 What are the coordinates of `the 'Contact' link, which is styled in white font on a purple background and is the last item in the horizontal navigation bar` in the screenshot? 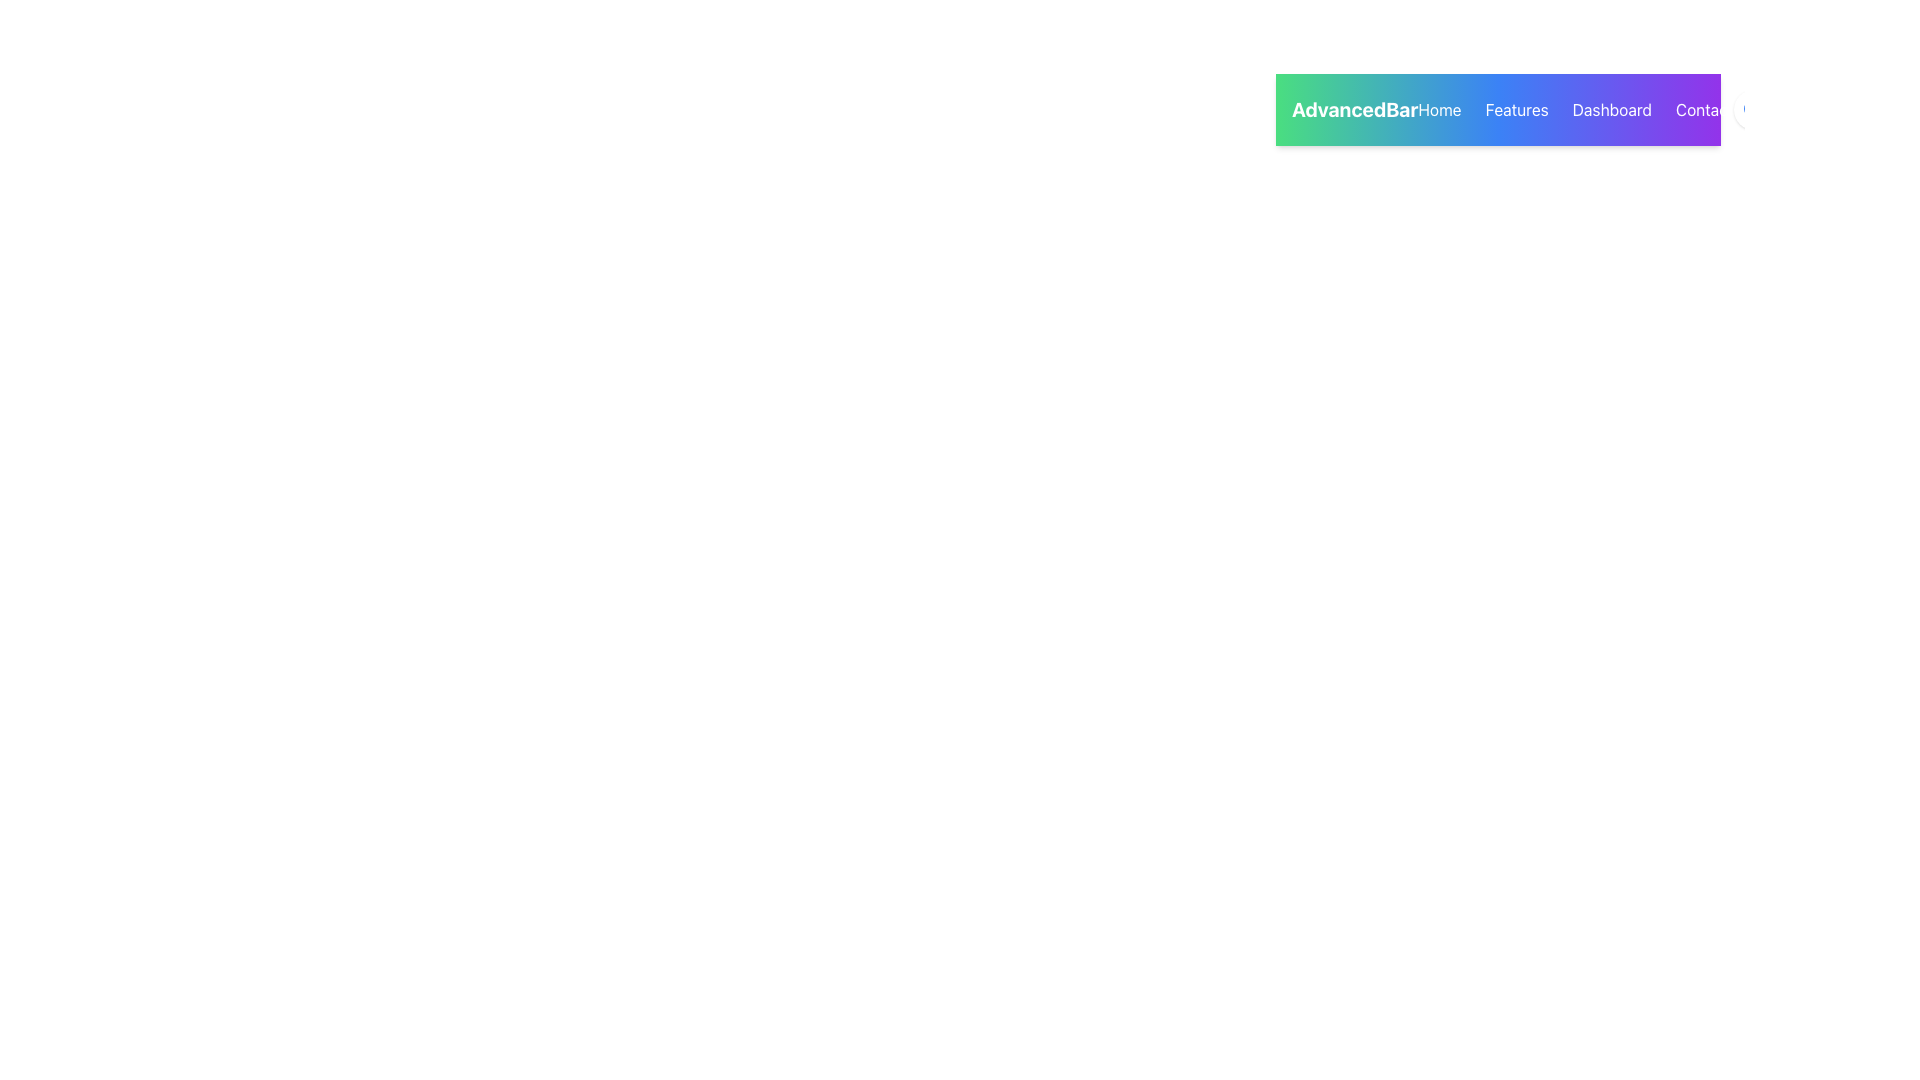 It's located at (1703, 110).